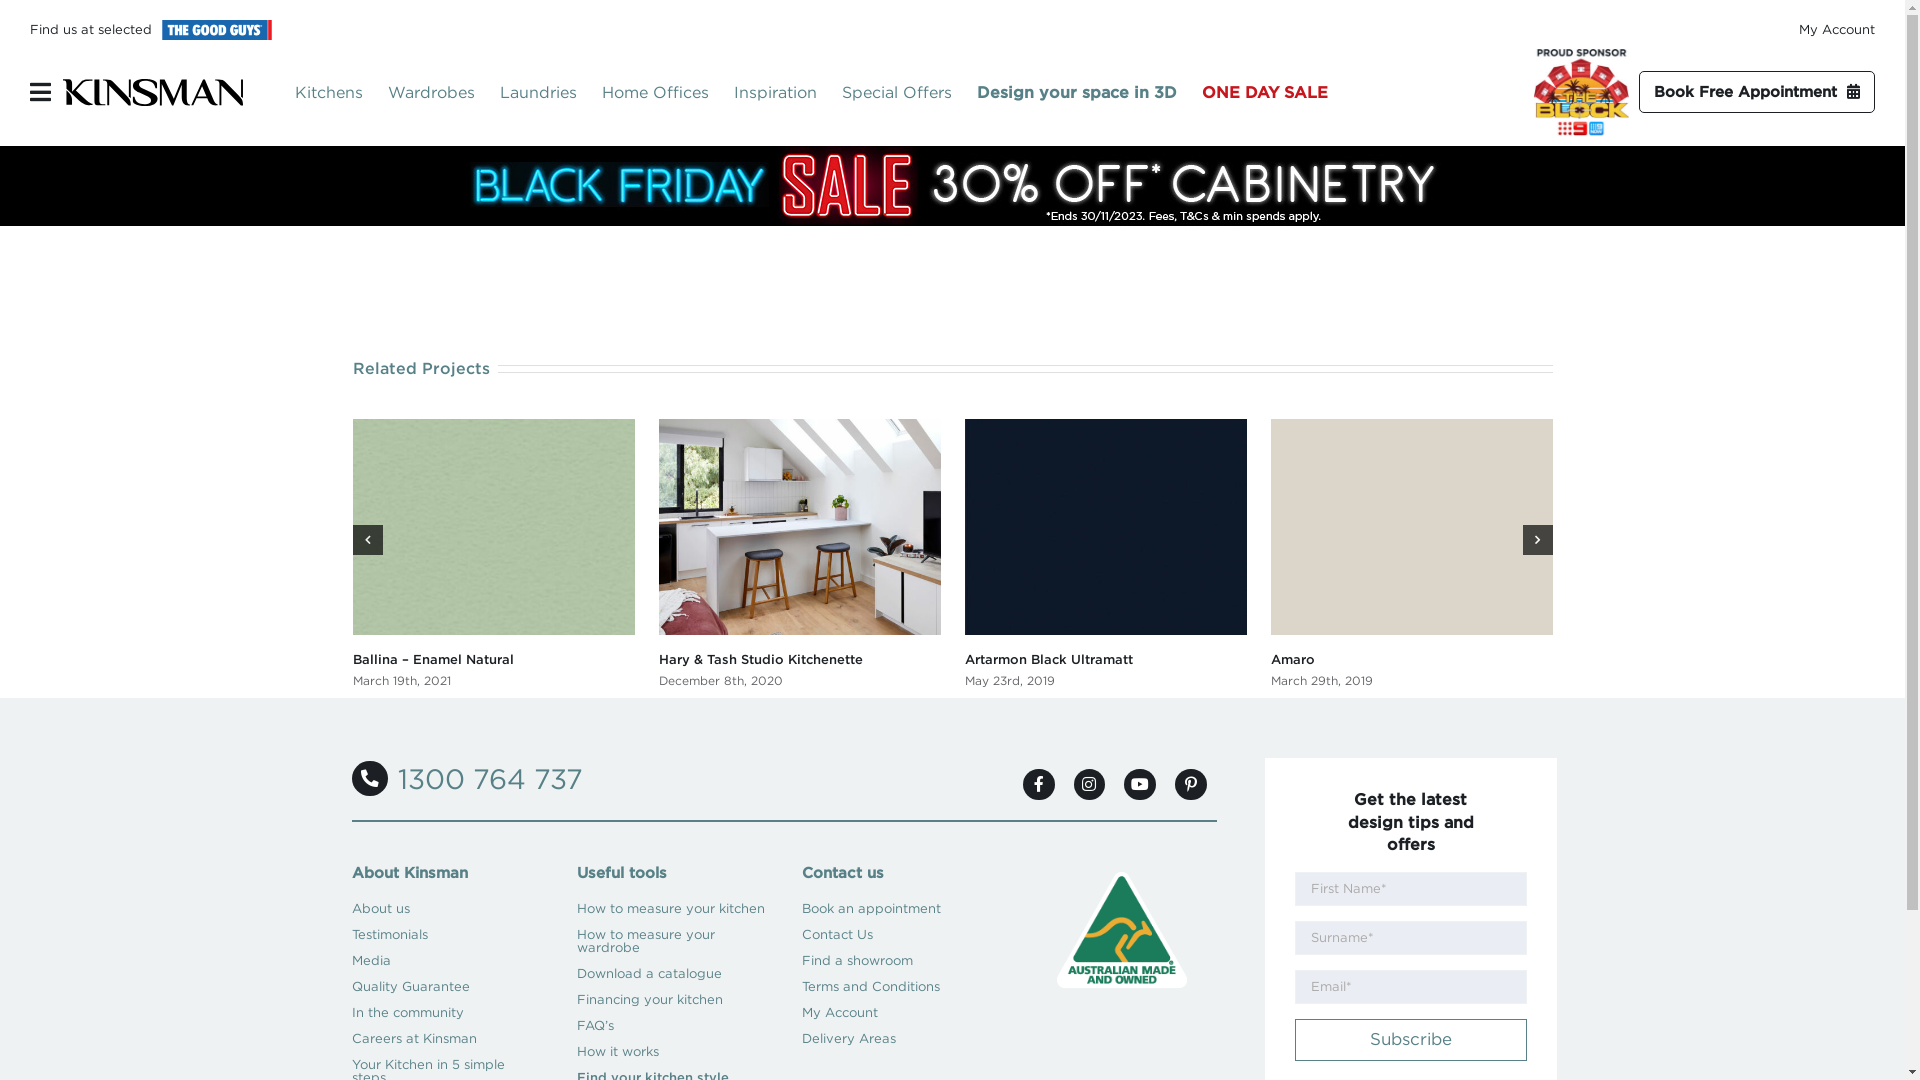 Image resolution: width=1920 pixels, height=1080 pixels. I want to click on 'My Account', so click(1837, 29).